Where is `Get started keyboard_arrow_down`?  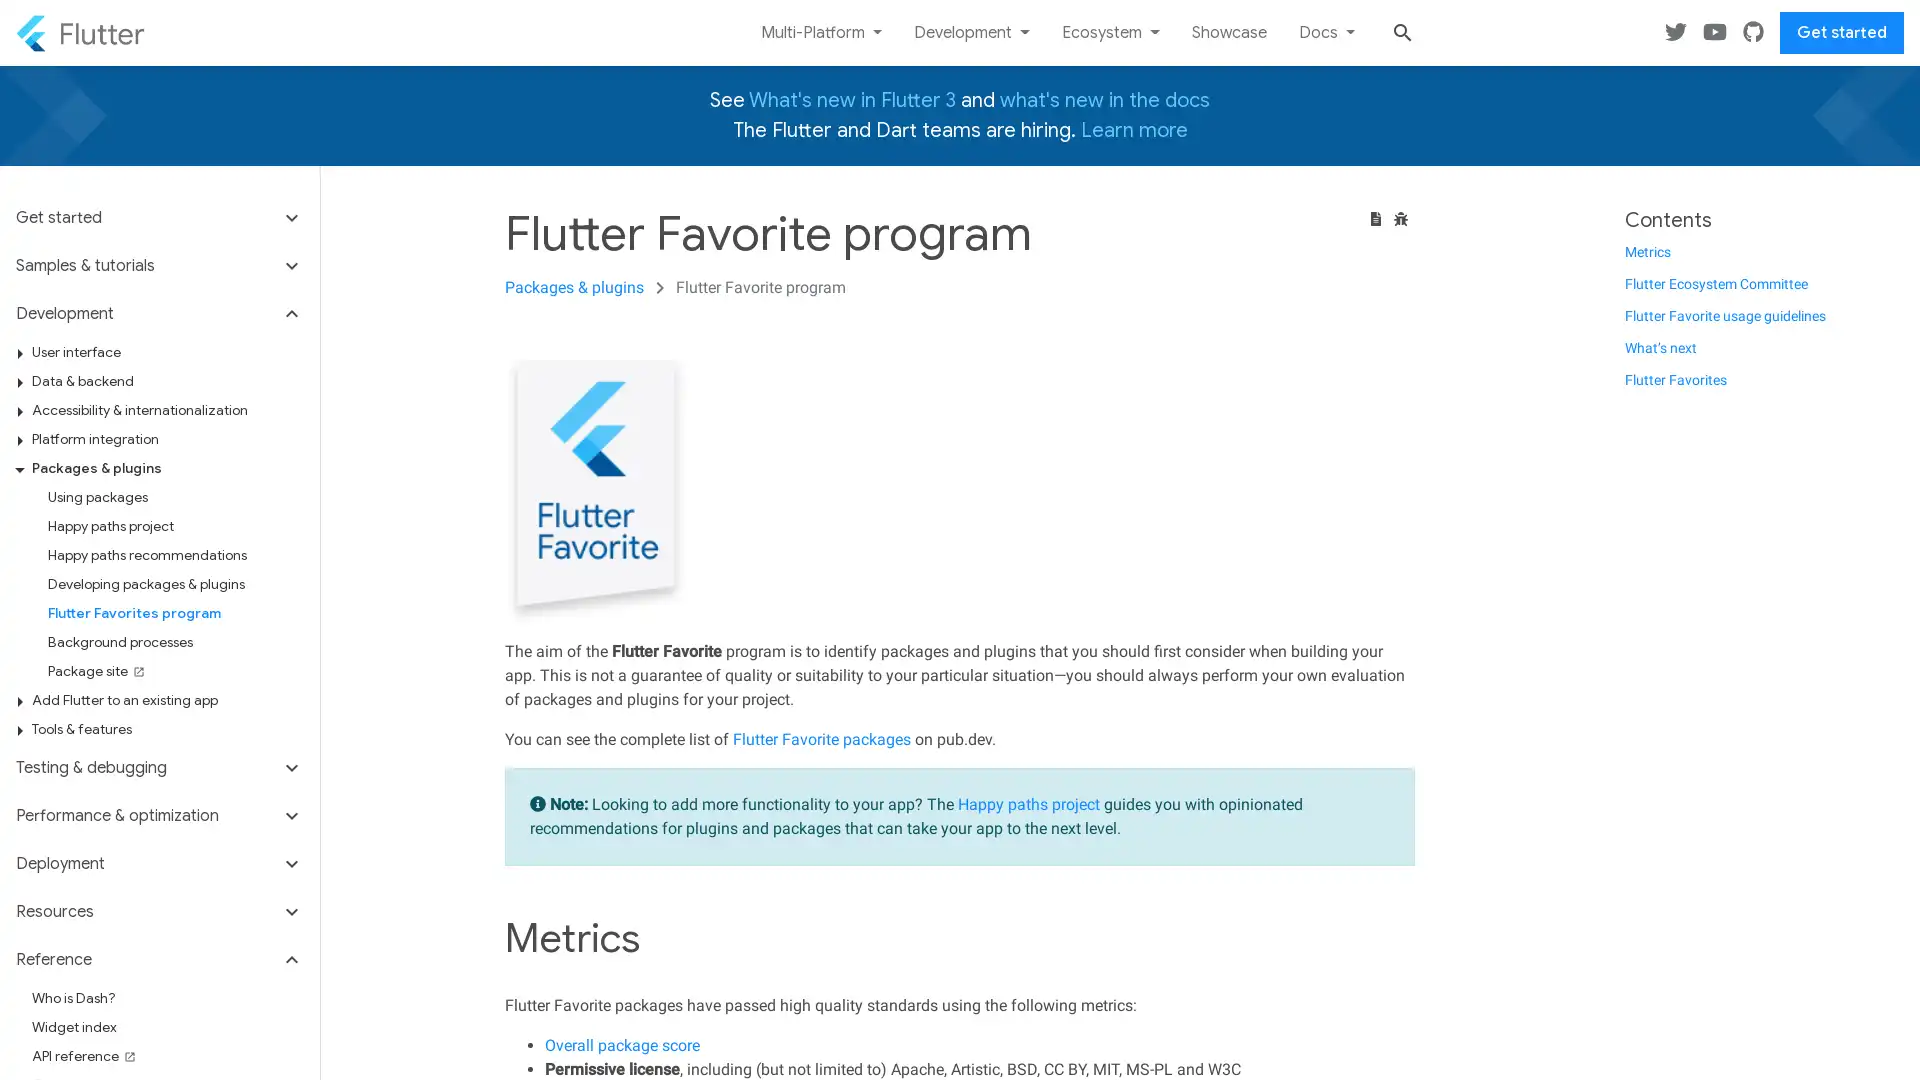 Get started keyboard_arrow_down is located at coordinates (158, 223).